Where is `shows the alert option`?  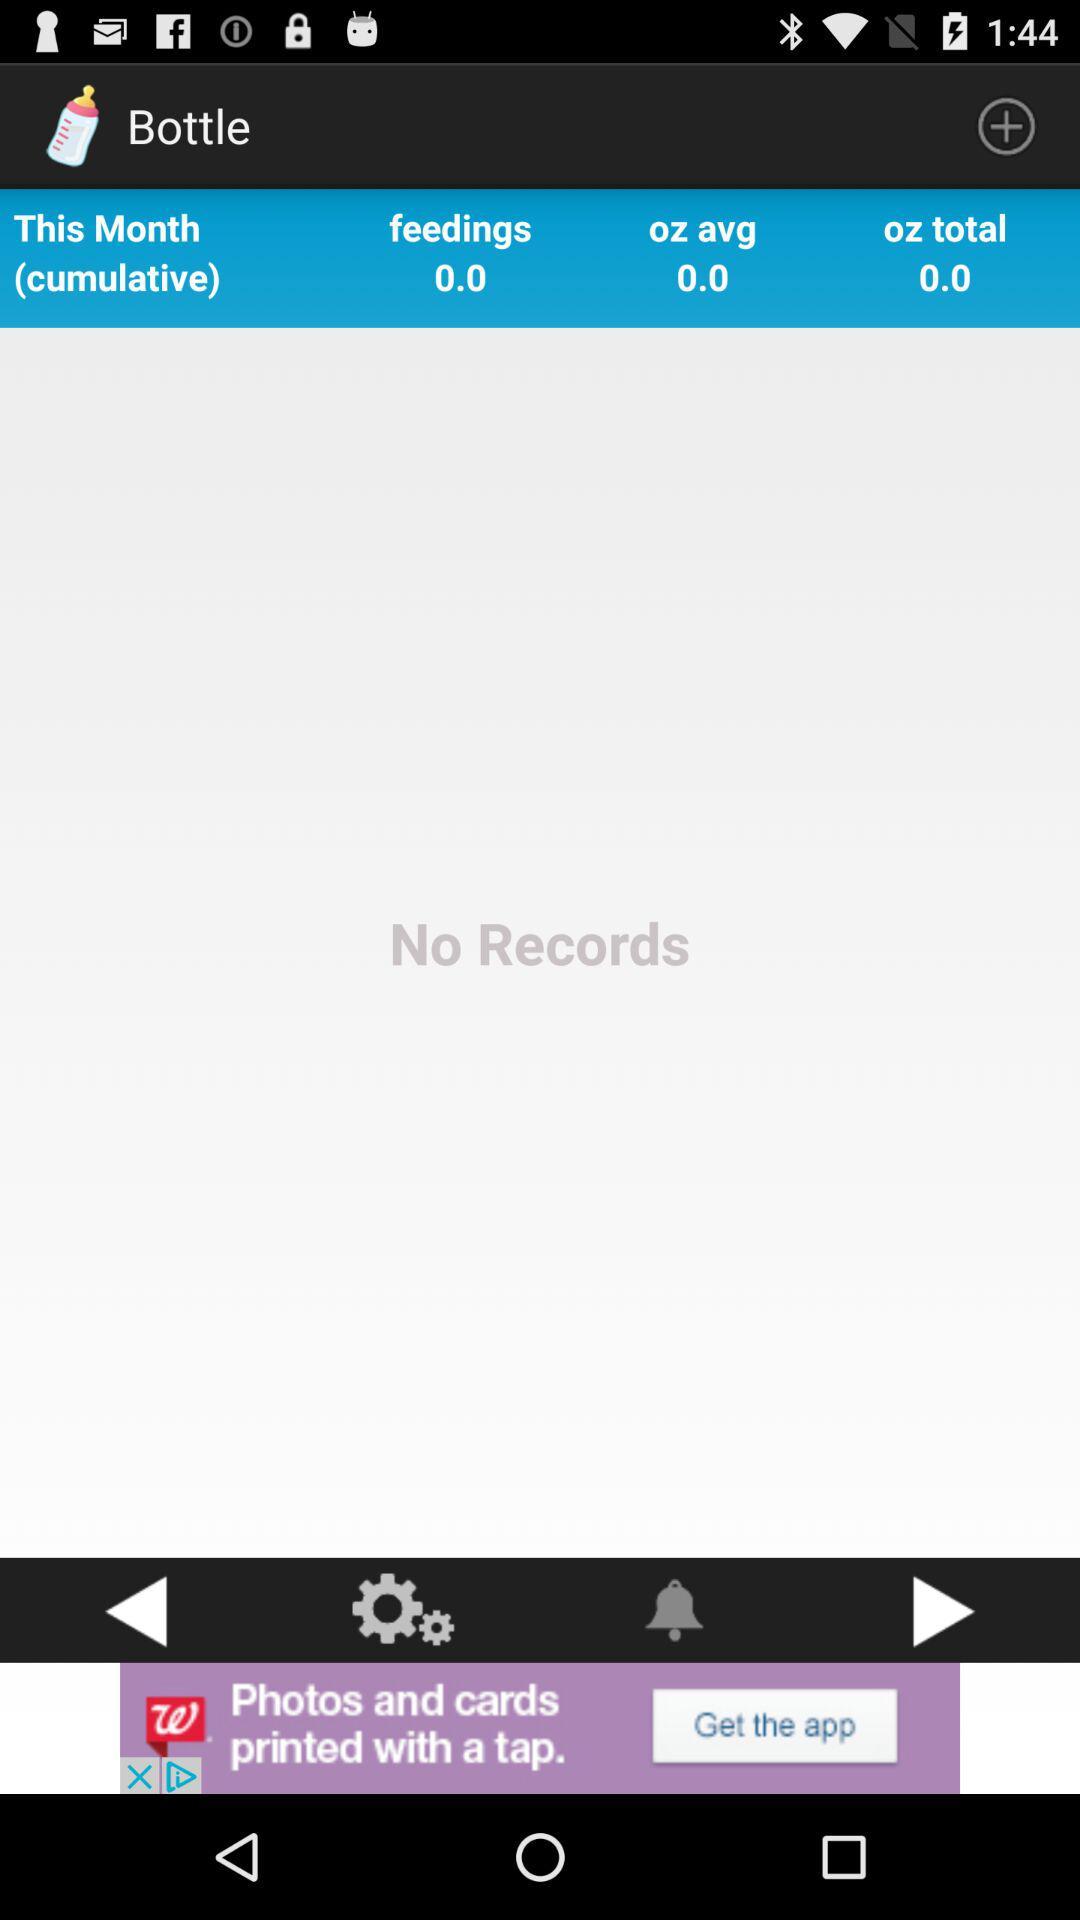 shows the alert option is located at coordinates (675, 1610).